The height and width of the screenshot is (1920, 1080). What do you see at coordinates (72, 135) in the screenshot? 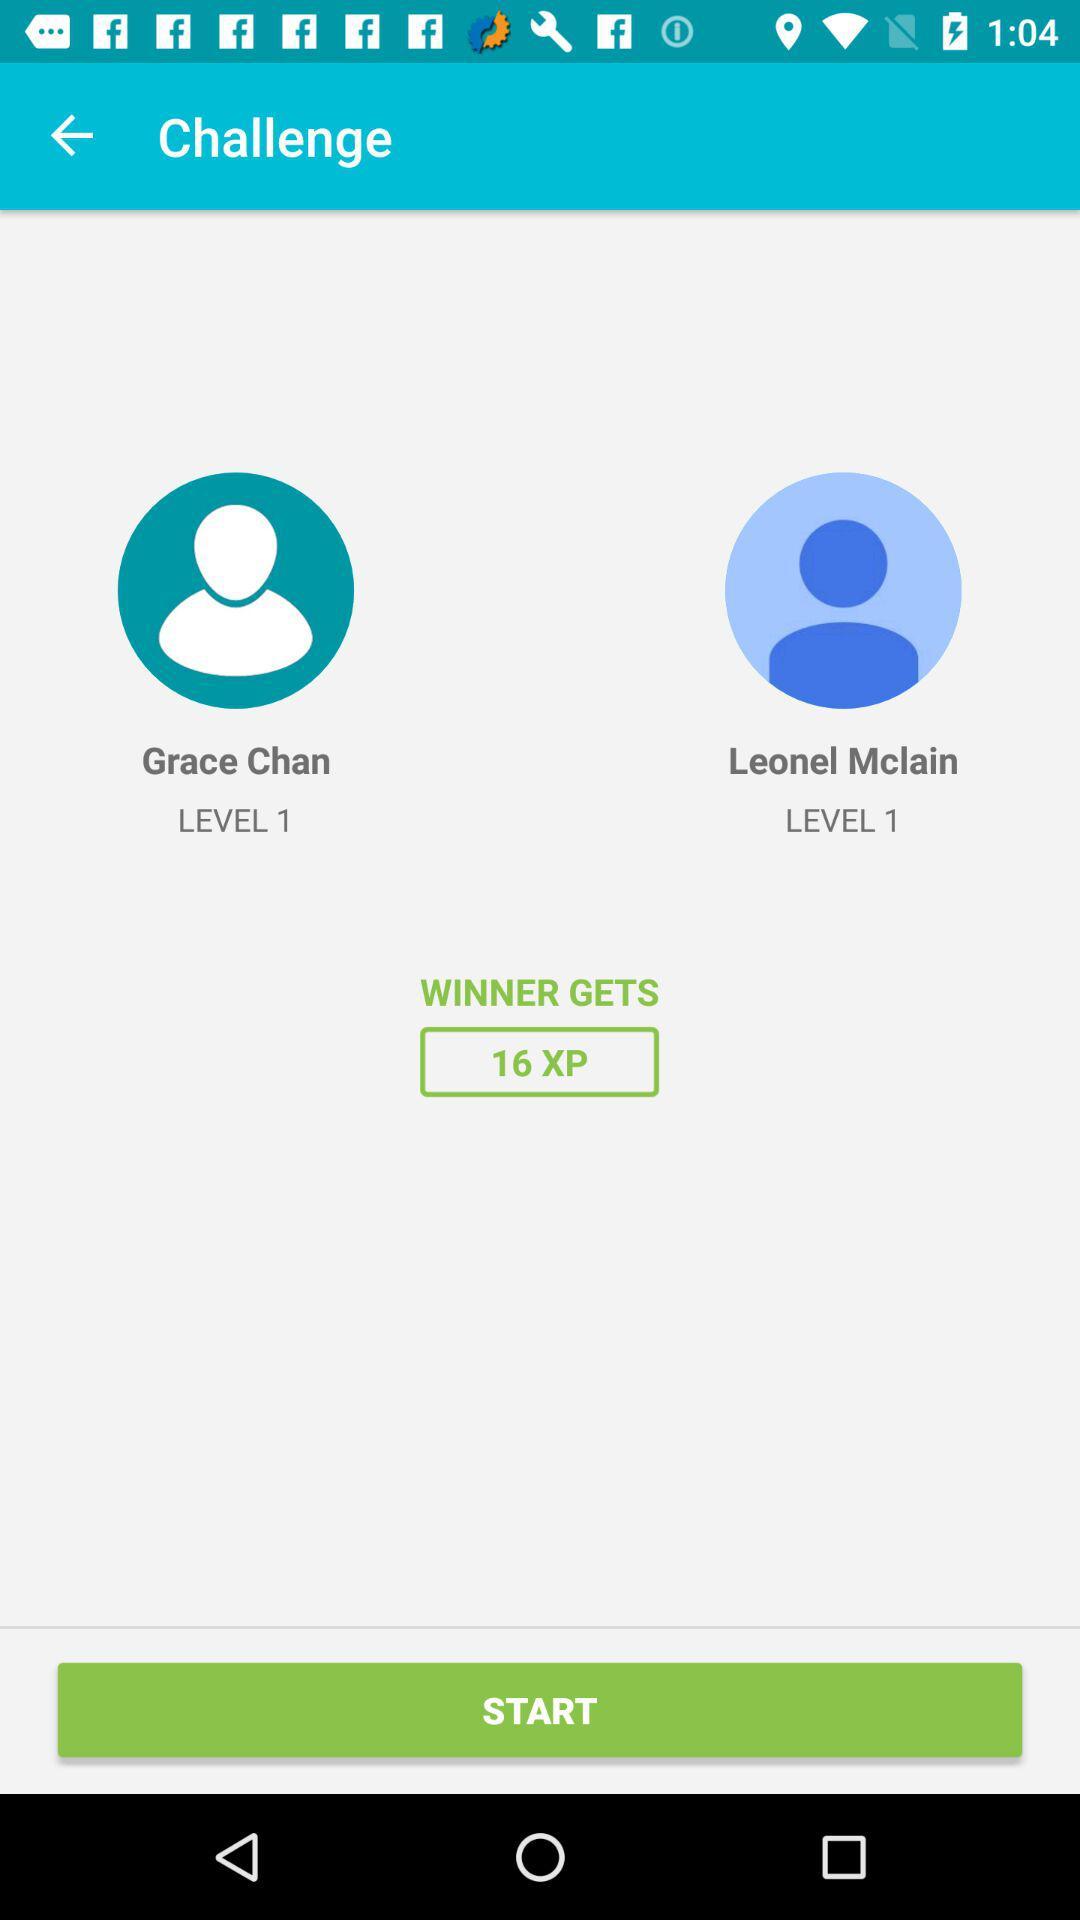
I see `item next to the challenge item` at bounding box center [72, 135].